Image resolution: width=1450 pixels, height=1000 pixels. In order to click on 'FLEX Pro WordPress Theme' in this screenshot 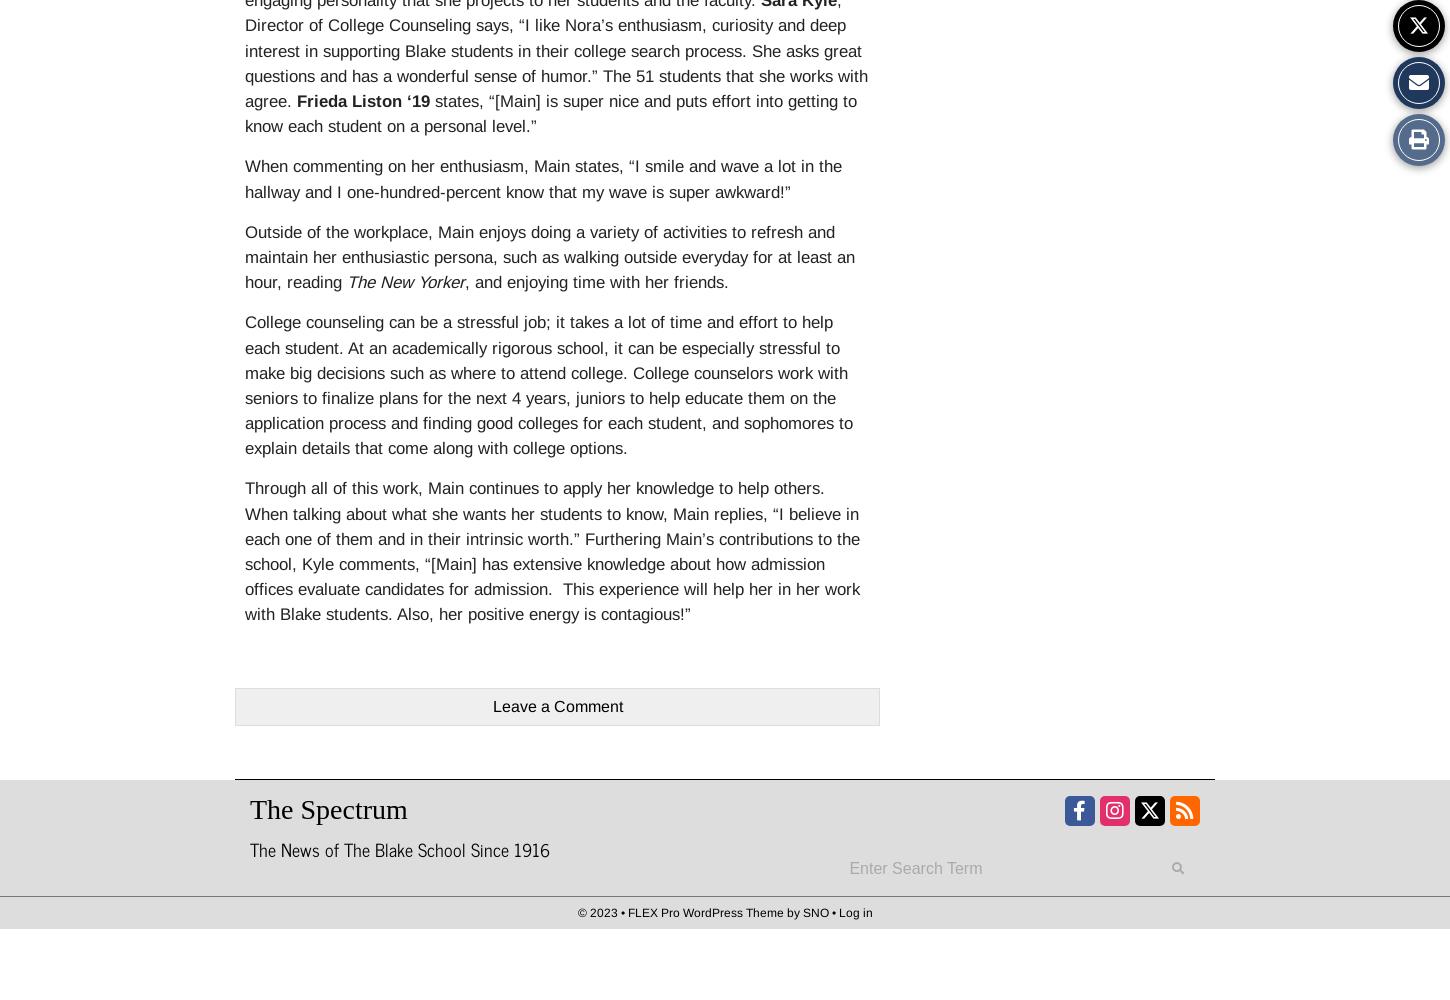, I will do `click(703, 912)`.